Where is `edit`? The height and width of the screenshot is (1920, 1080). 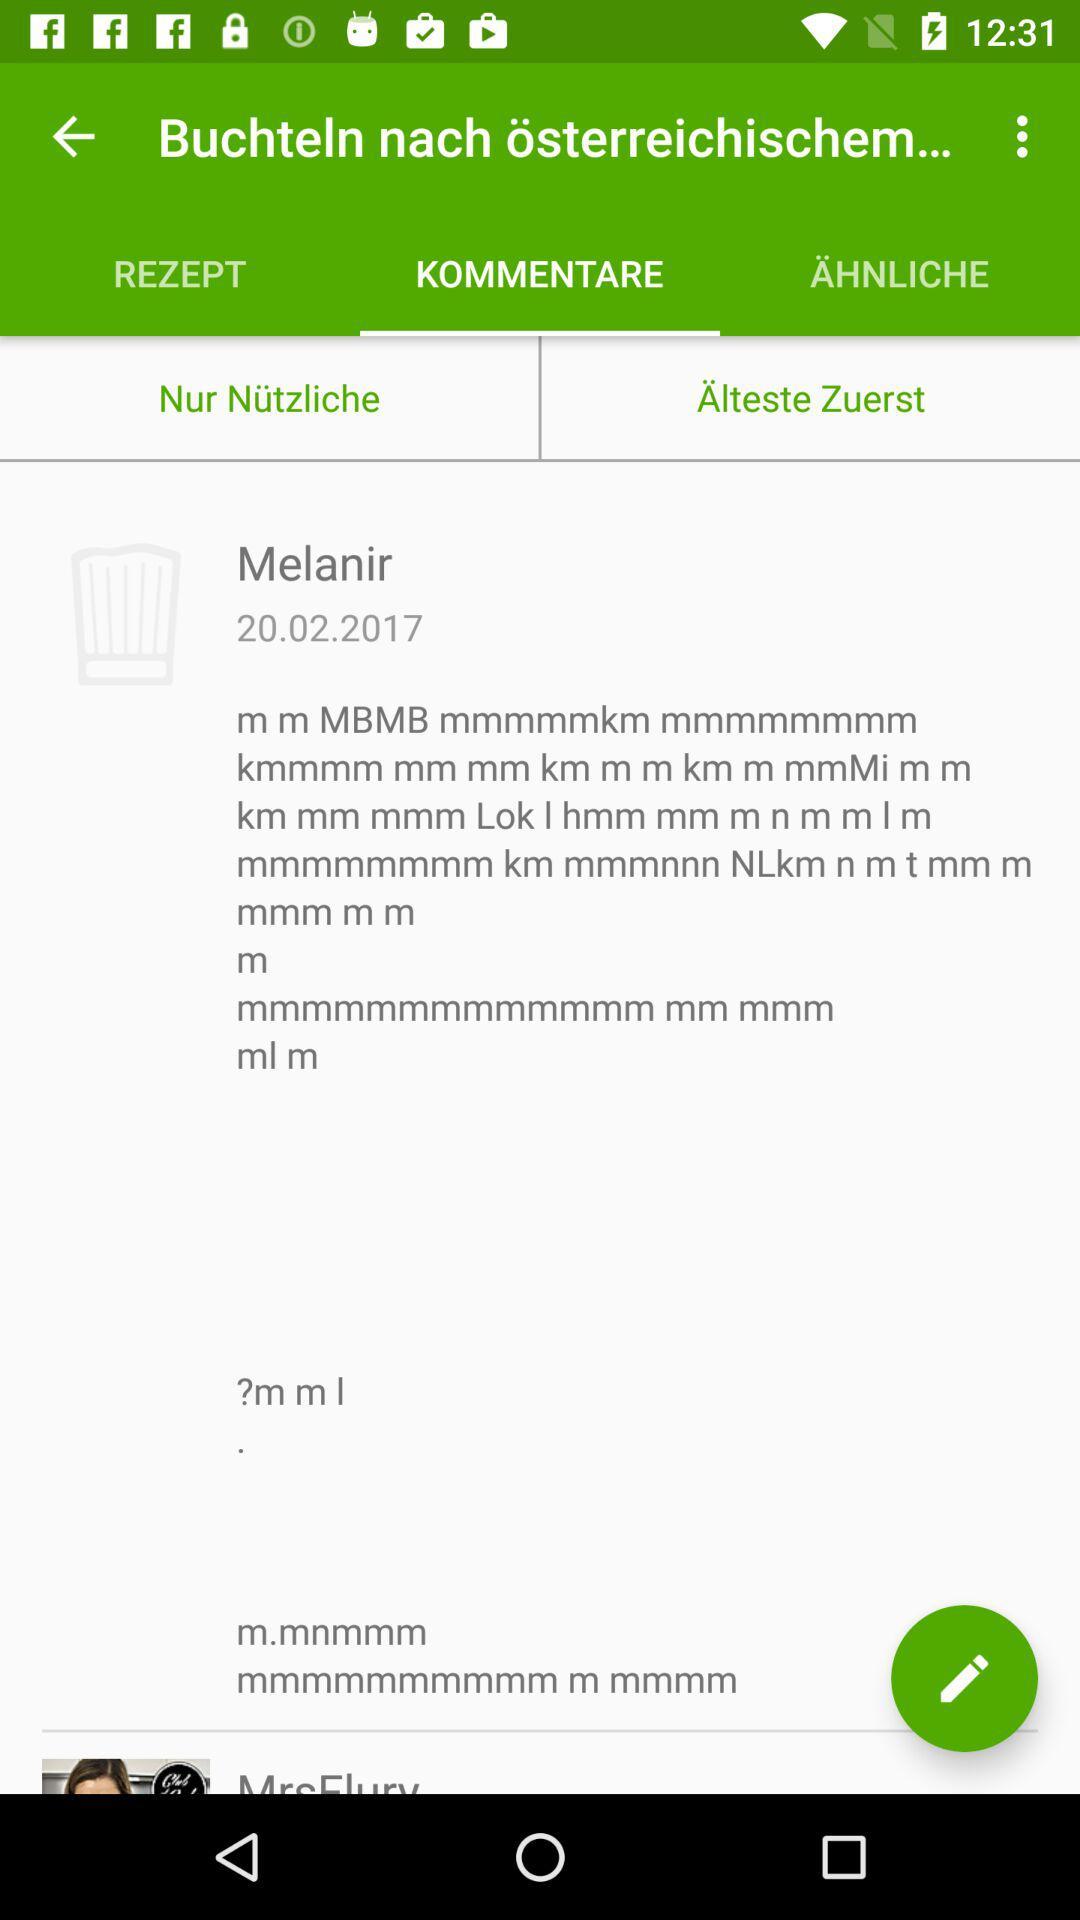 edit is located at coordinates (963, 1678).